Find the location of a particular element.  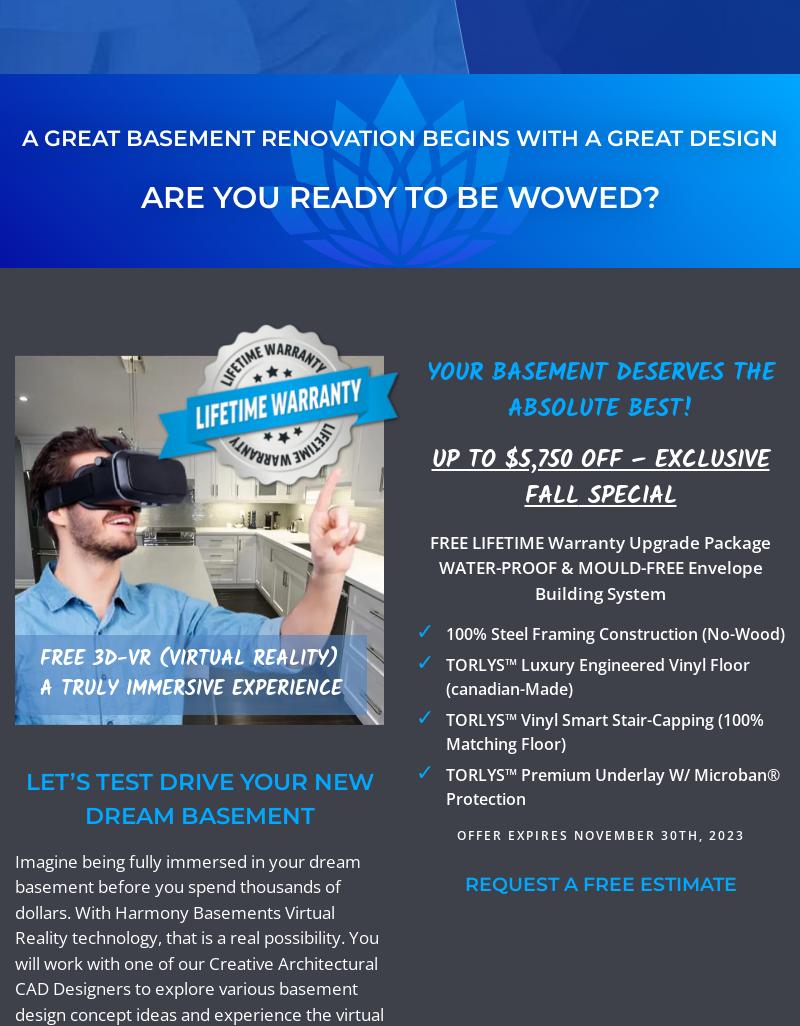

'Let’s Test Drive Your New Dream Basement' is located at coordinates (197, 797).